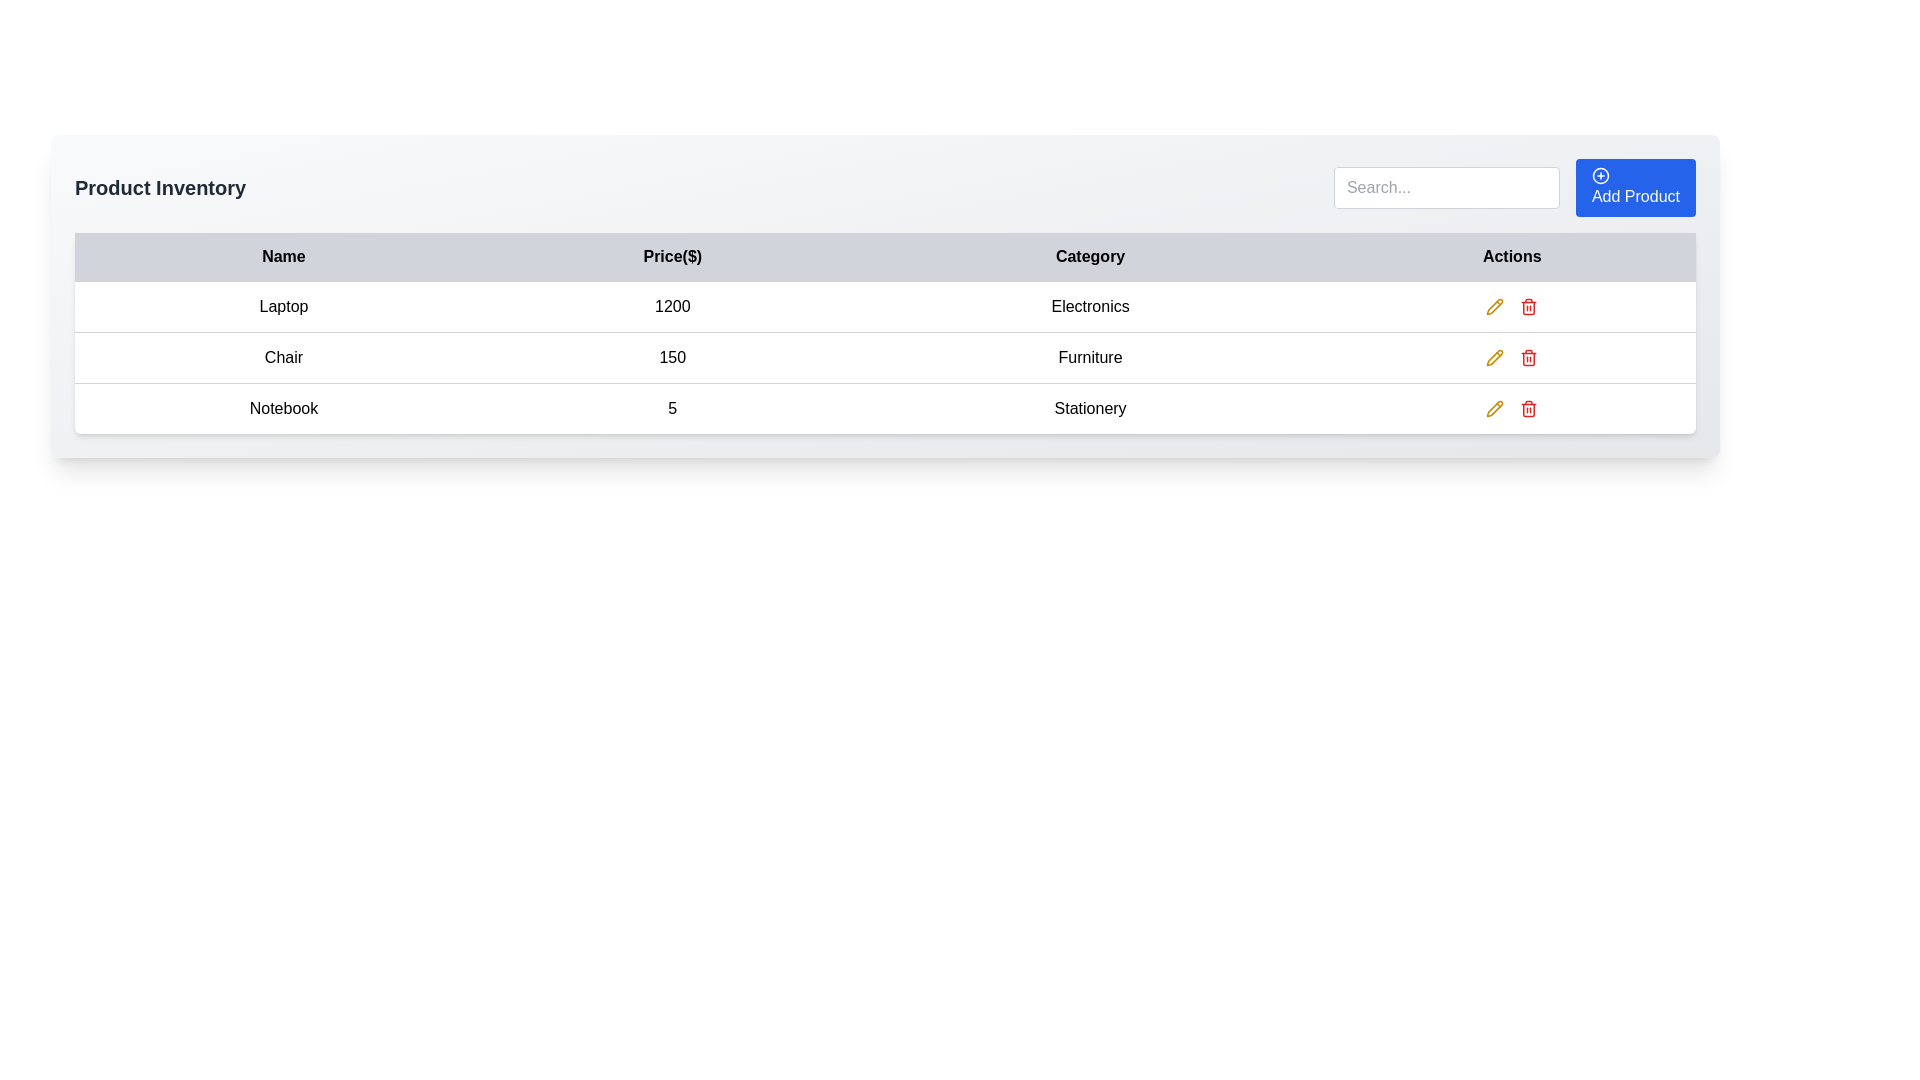 This screenshot has width=1920, height=1080. I want to click on the table header cell labeled 'Name', which has a light gray background and black bold text, located on the leftmost side of the header row, so click(282, 256).